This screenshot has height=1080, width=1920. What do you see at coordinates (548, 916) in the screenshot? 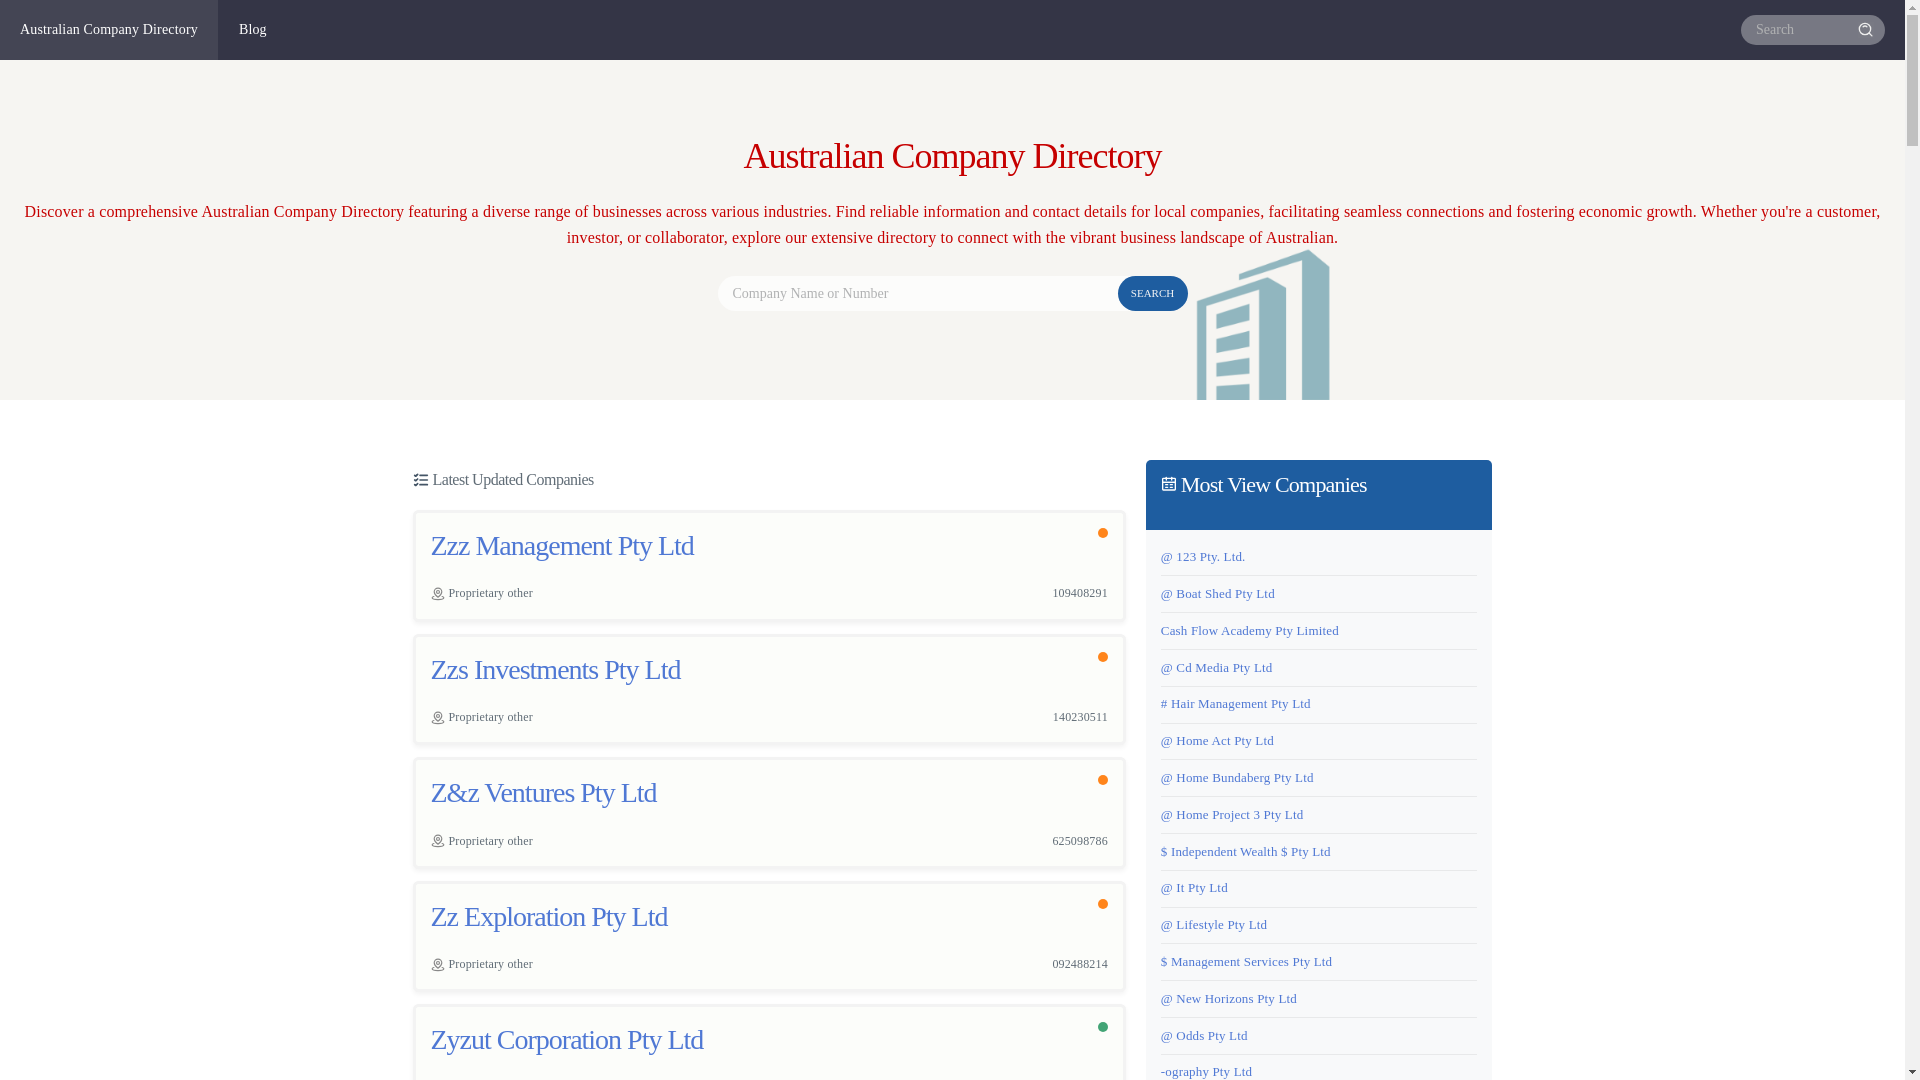
I see `'Zz Exploration Pty Ltd'` at bounding box center [548, 916].